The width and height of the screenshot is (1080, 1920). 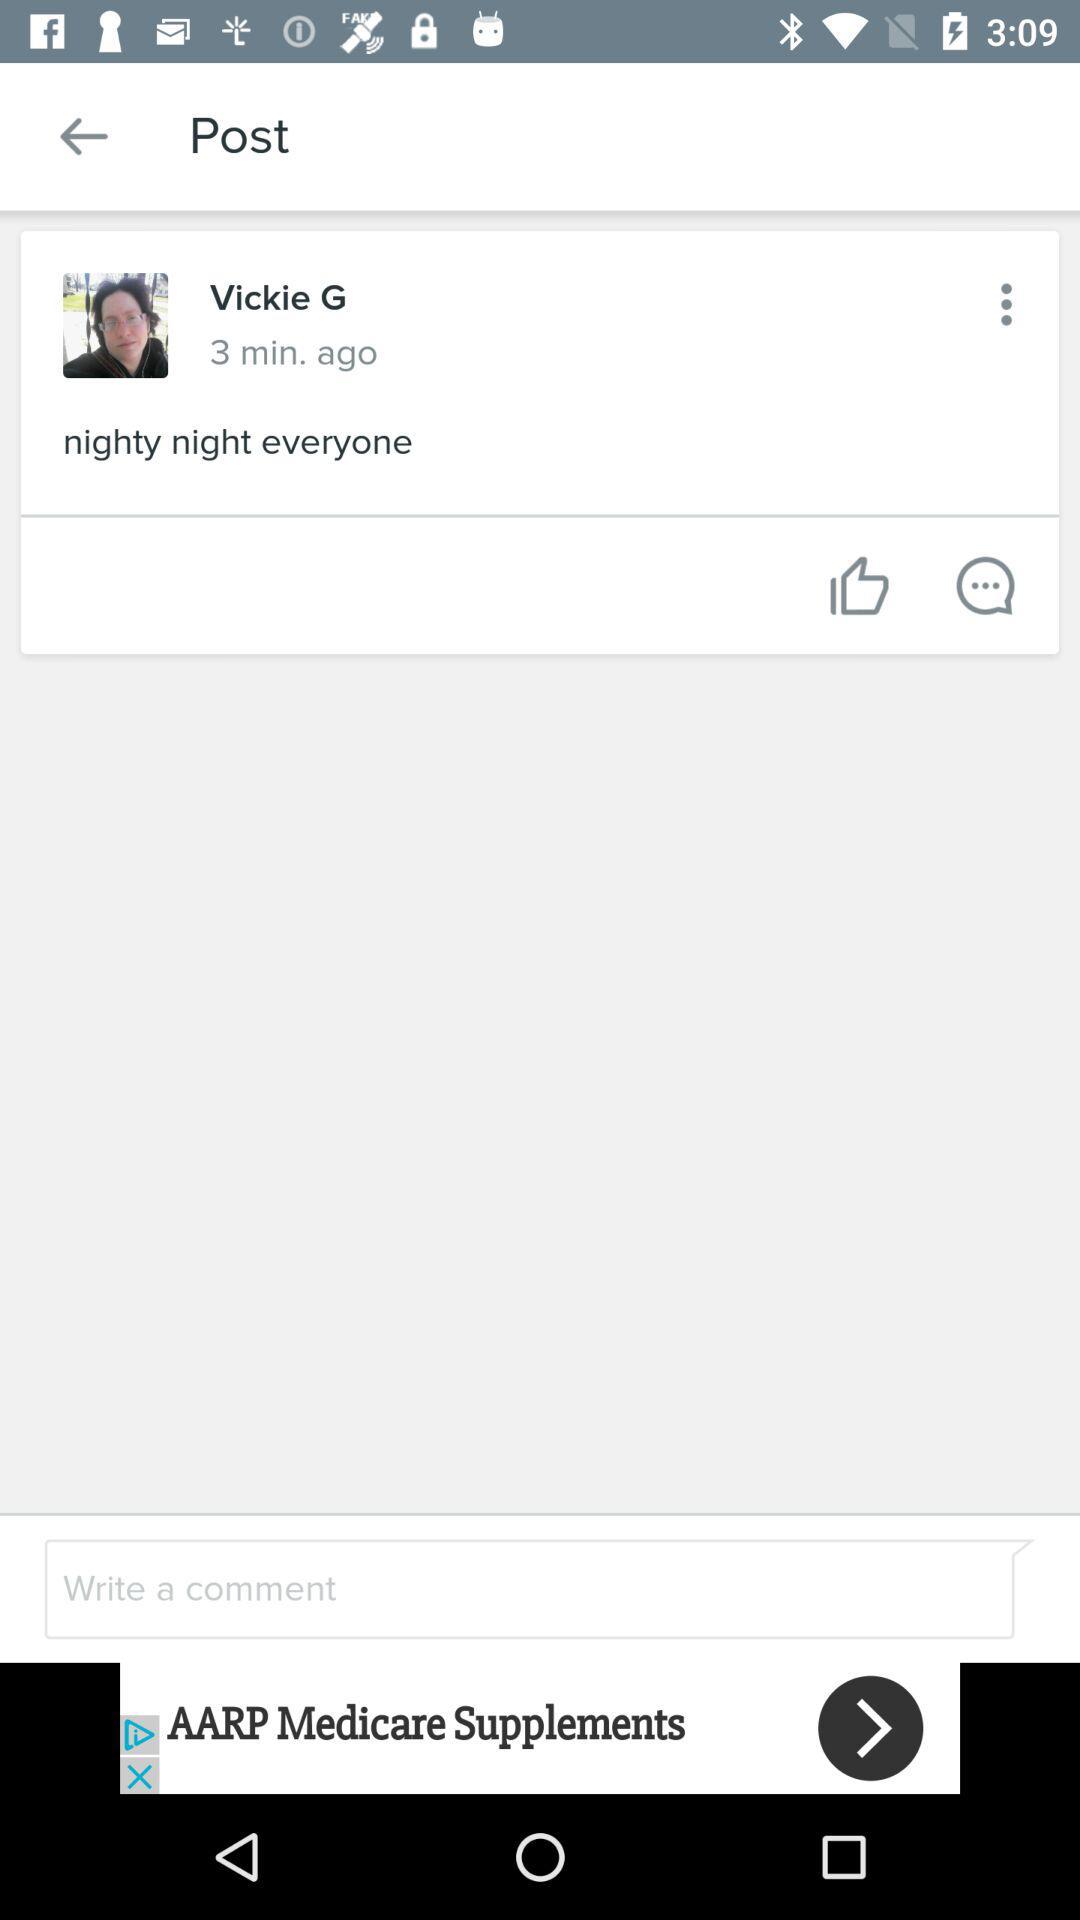 I want to click on like post, so click(x=858, y=584).